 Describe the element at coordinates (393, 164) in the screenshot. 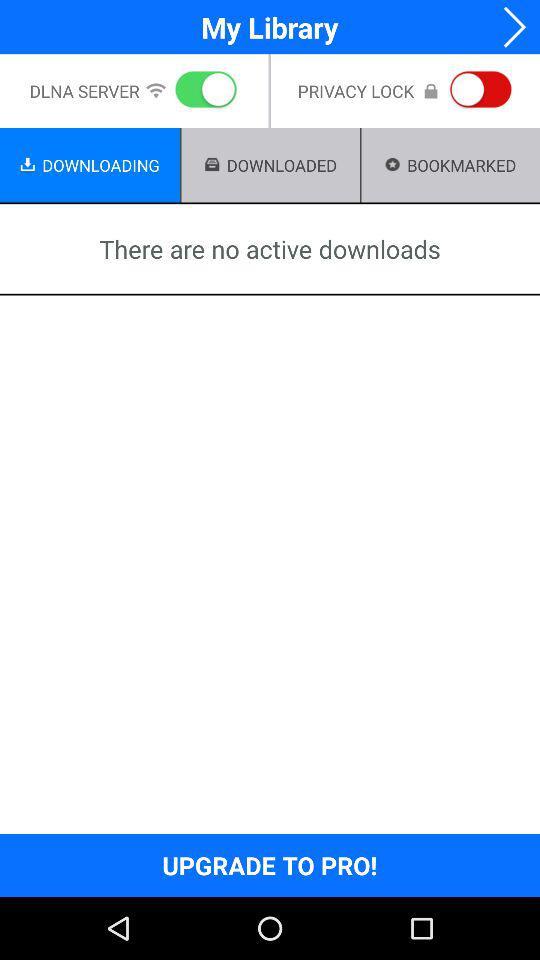

I see `the icon which is before bookmarked` at that location.